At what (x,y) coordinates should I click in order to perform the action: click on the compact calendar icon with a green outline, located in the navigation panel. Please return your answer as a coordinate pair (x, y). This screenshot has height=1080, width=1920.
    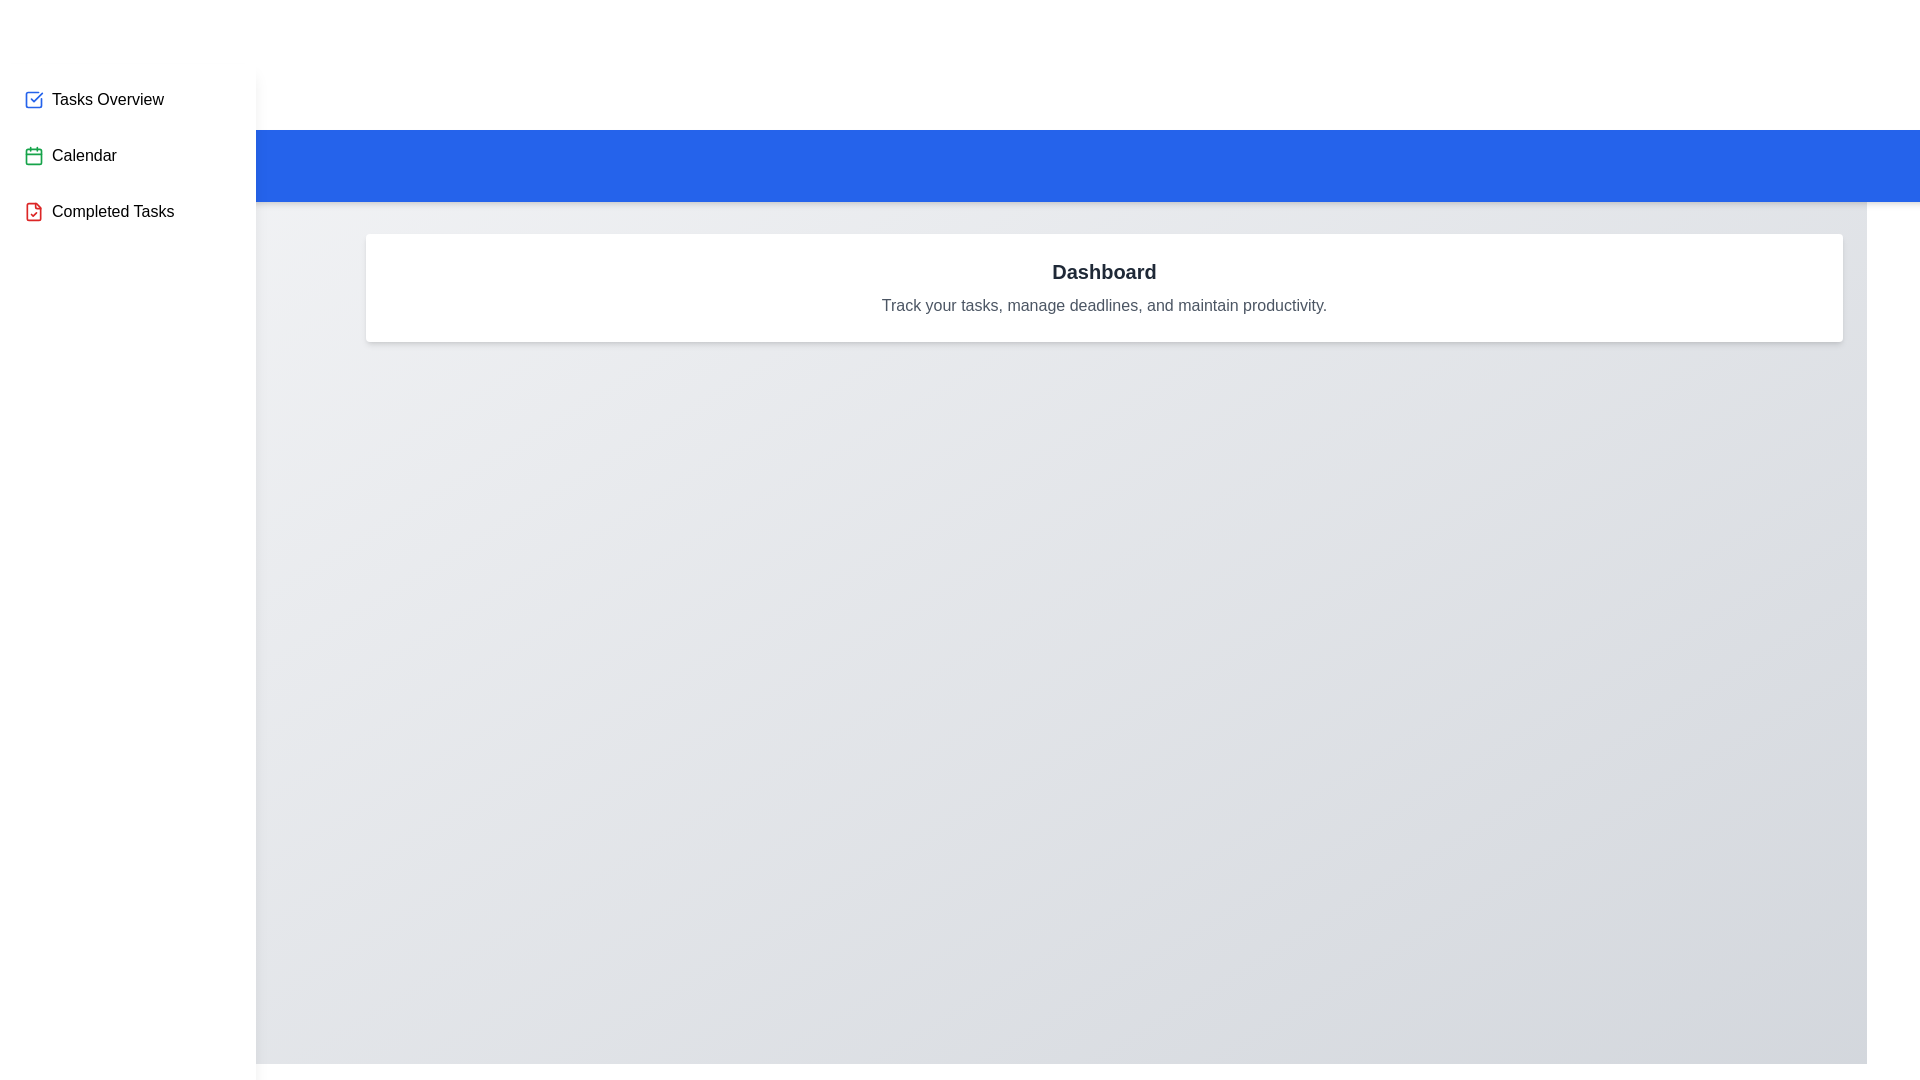
    Looking at the image, I should click on (33, 154).